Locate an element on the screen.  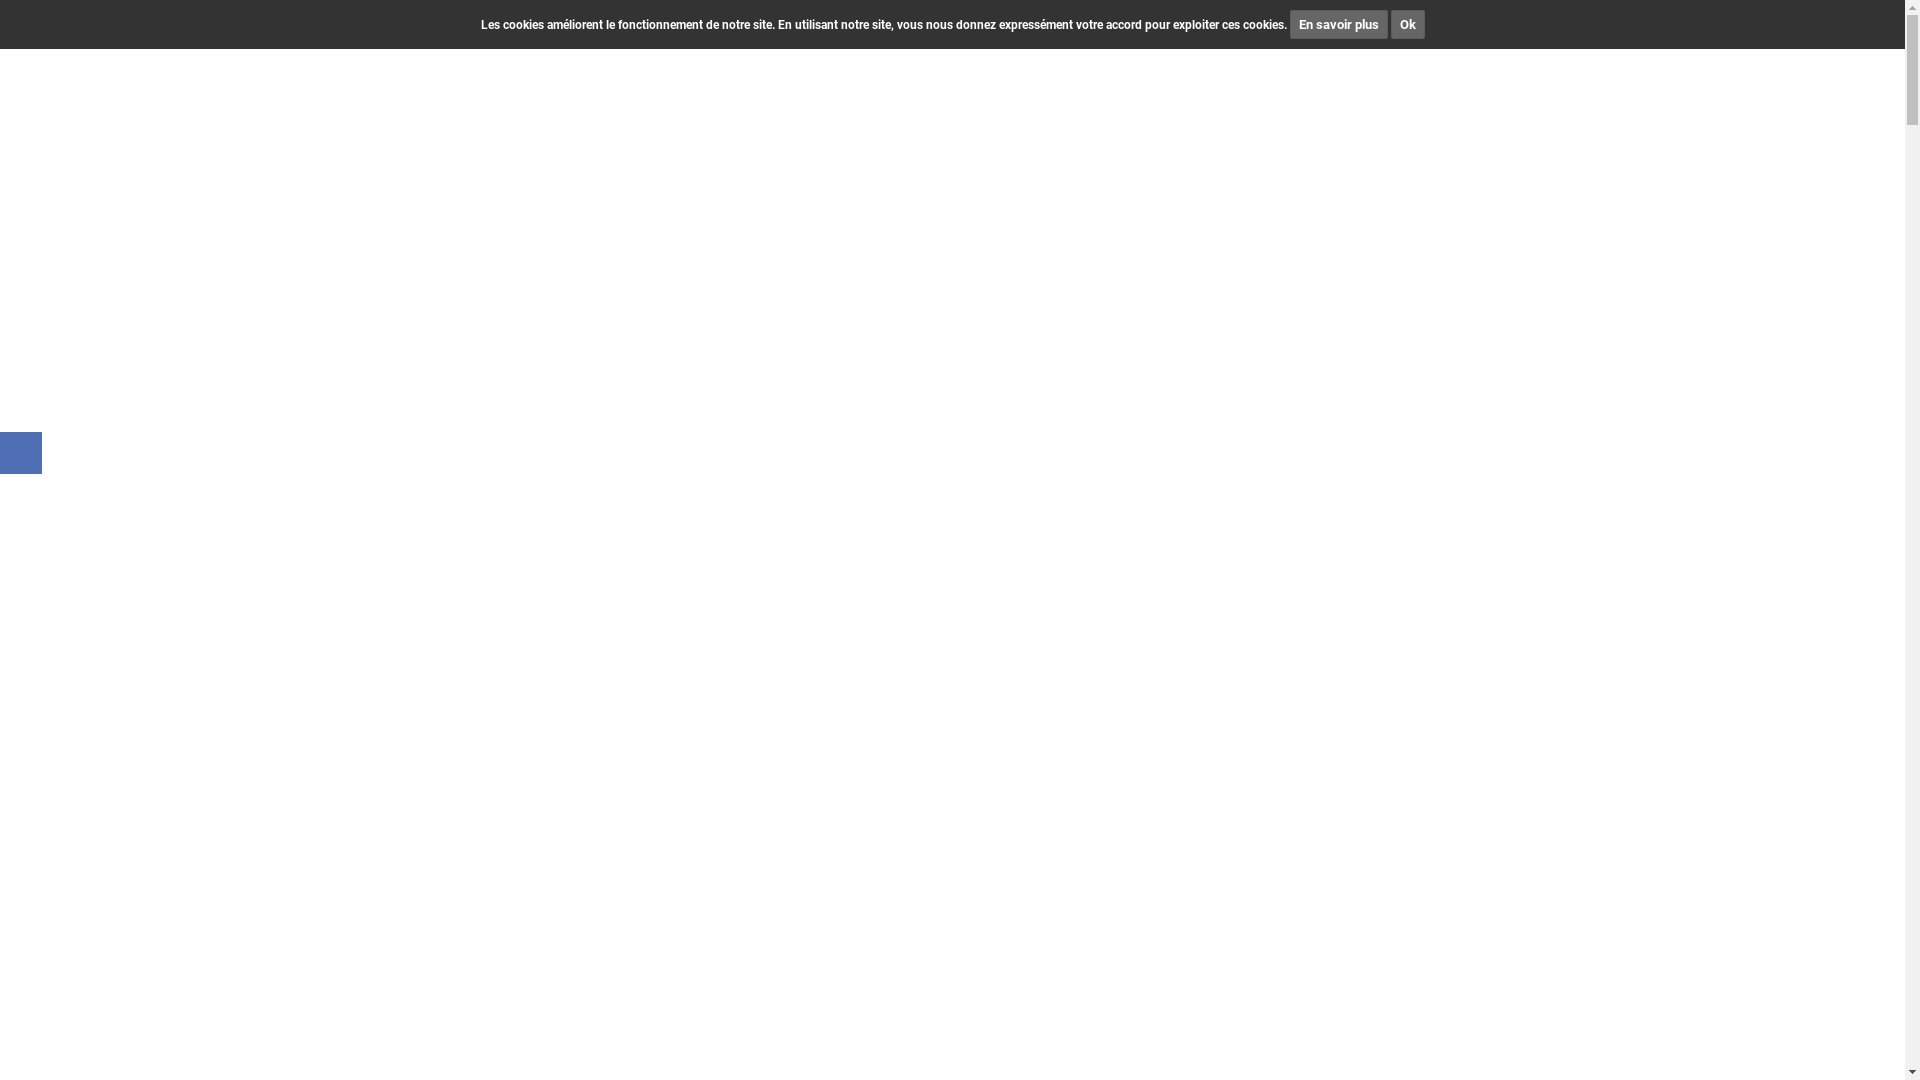
'Ok' is located at coordinates (1405, 24).